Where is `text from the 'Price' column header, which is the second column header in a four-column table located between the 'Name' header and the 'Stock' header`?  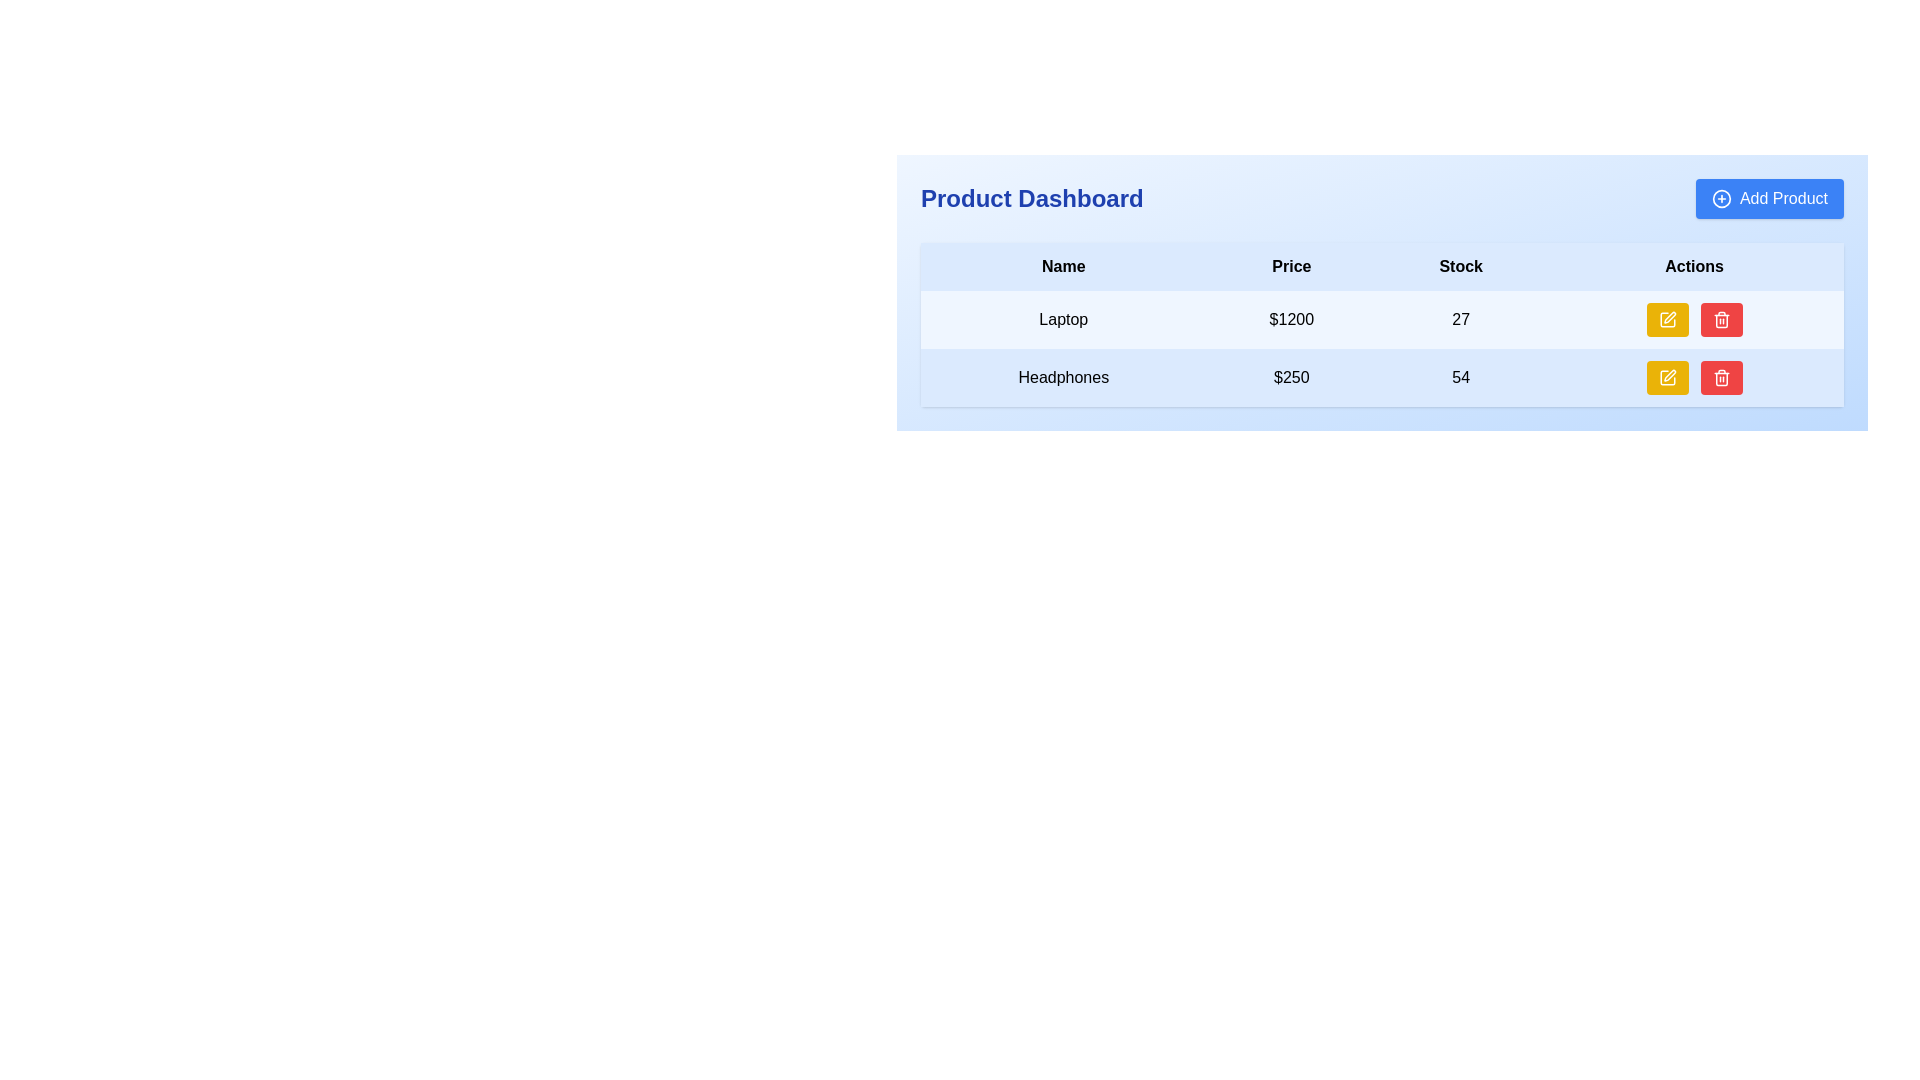
text from the 'Price' column header, which is the second column header in a four-column table located between the 'Name' header and the 'Stock' header is located at coordinates (1291, 265).